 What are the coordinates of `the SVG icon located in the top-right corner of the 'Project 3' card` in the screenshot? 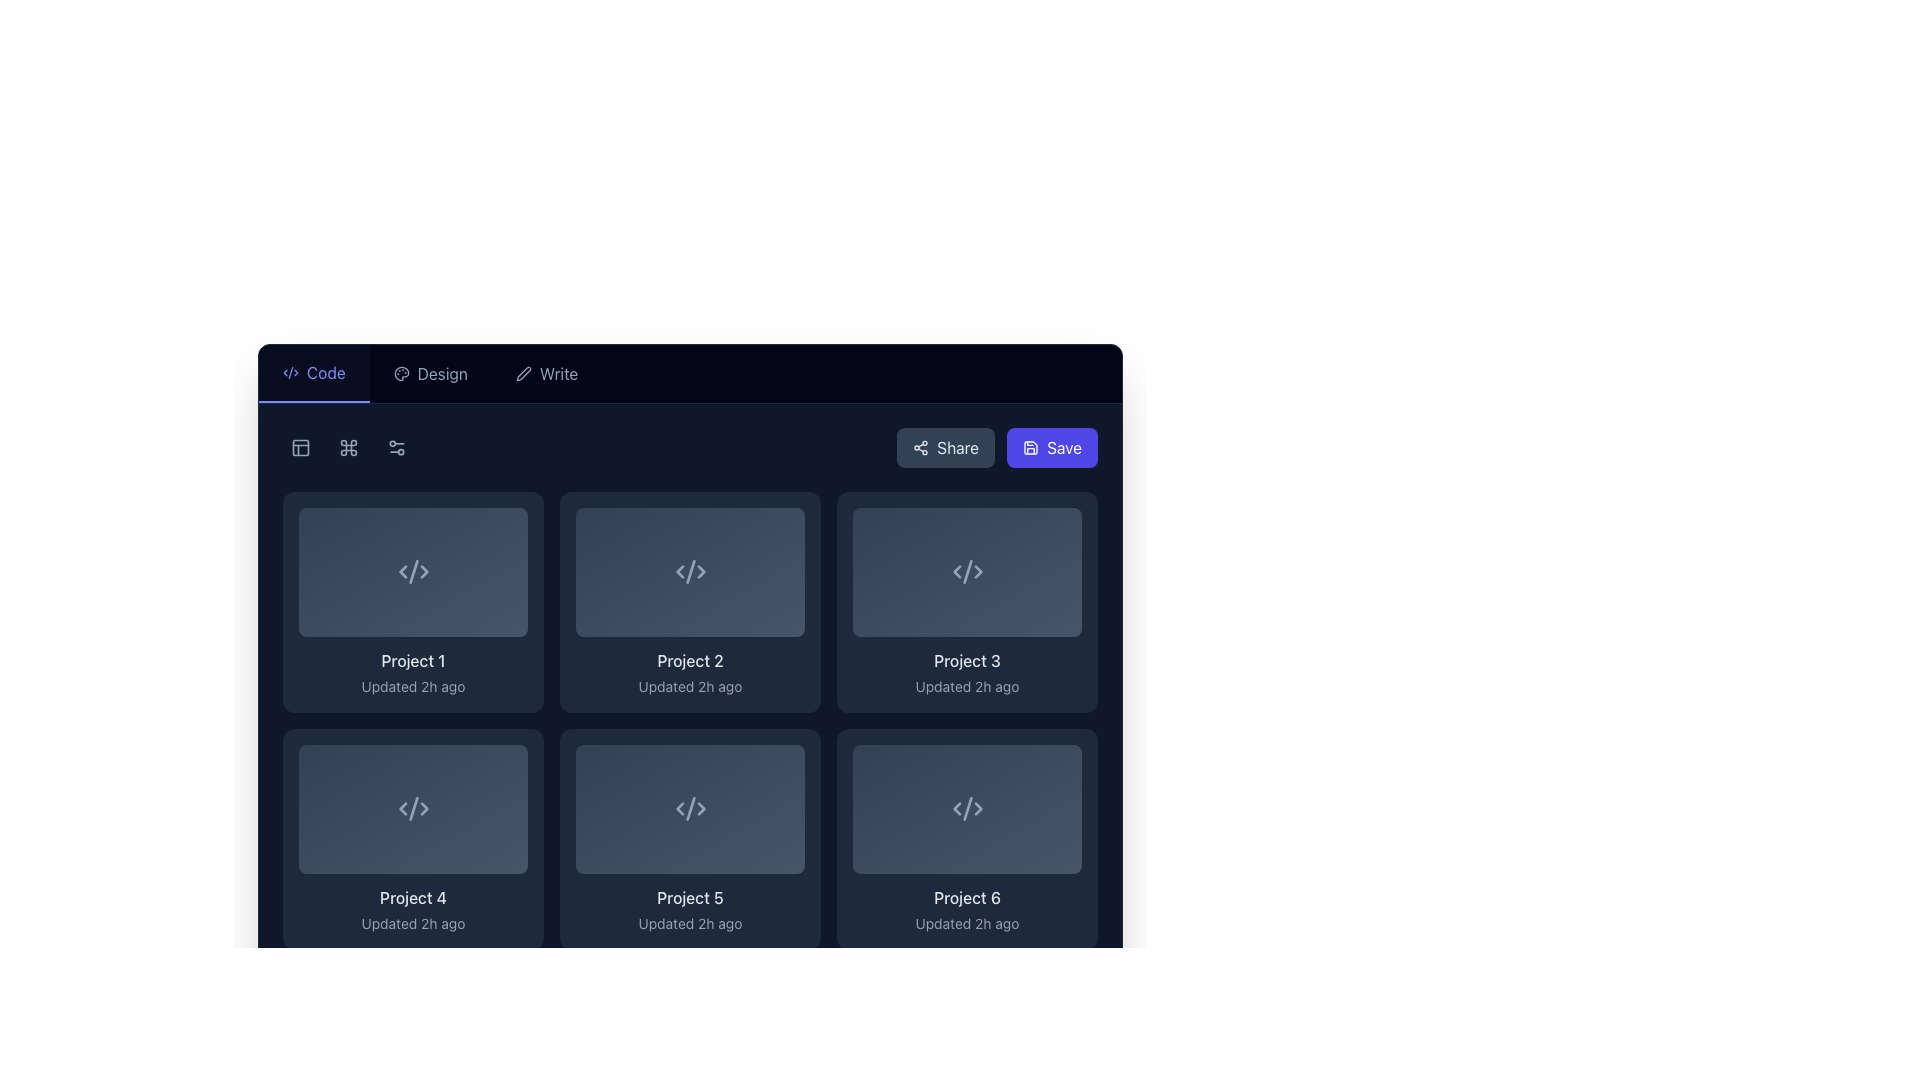 It's located at (1077, 511).